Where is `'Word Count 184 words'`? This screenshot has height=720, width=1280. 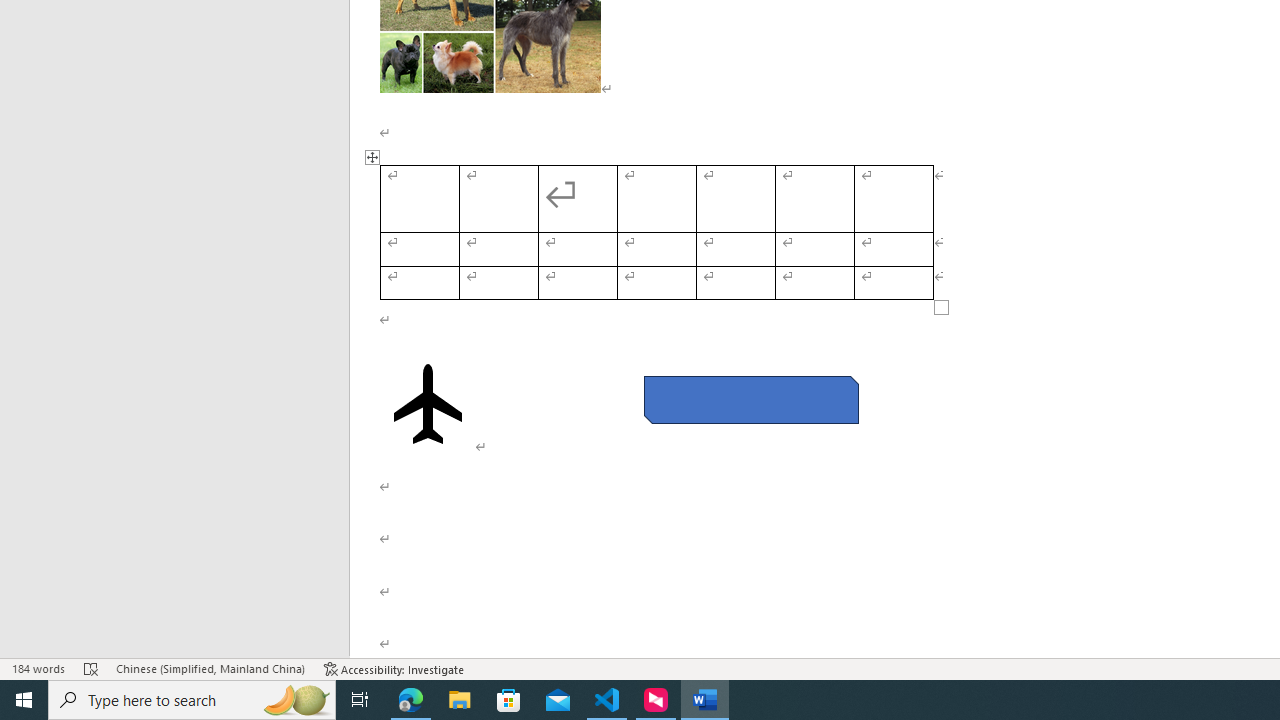
'Word Count 184 words' is located at coordinates (38, 669).